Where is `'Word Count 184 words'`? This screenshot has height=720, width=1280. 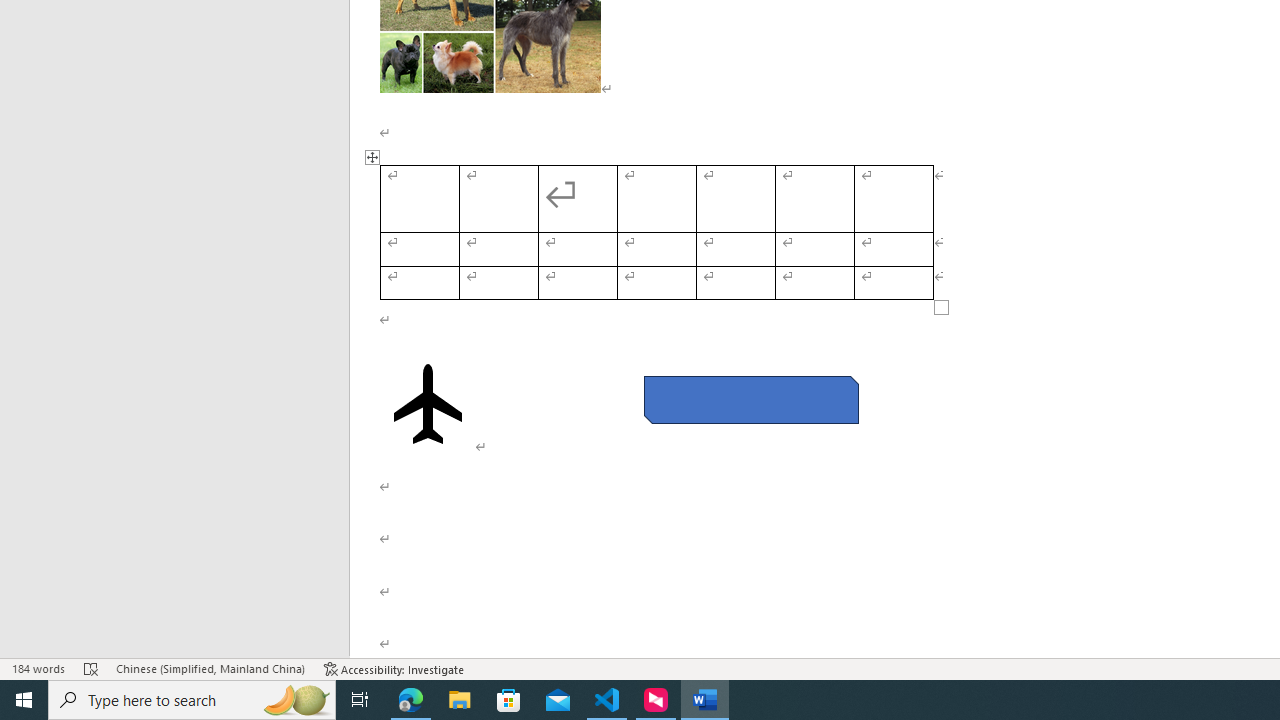
'Word Count 184 words' is located at coordinates (38, 669).